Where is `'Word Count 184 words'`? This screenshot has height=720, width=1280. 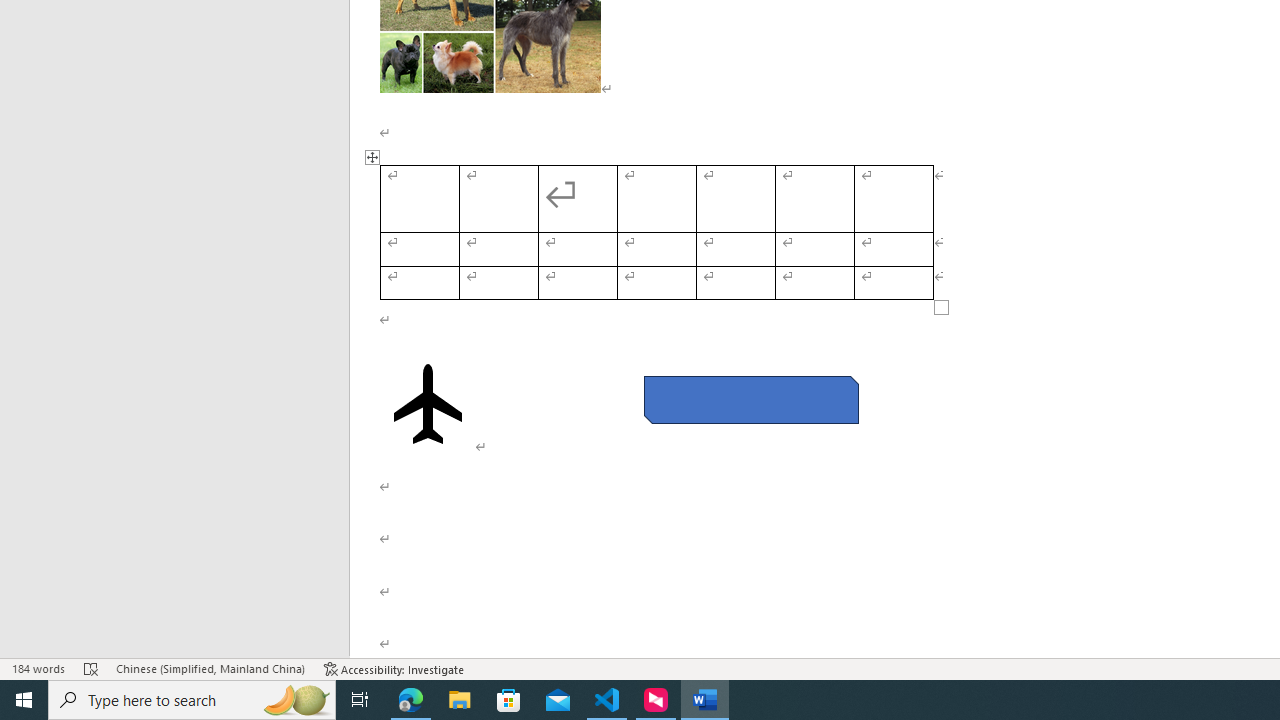
'Word Count 184 words' is located at coordinates (38, 669).